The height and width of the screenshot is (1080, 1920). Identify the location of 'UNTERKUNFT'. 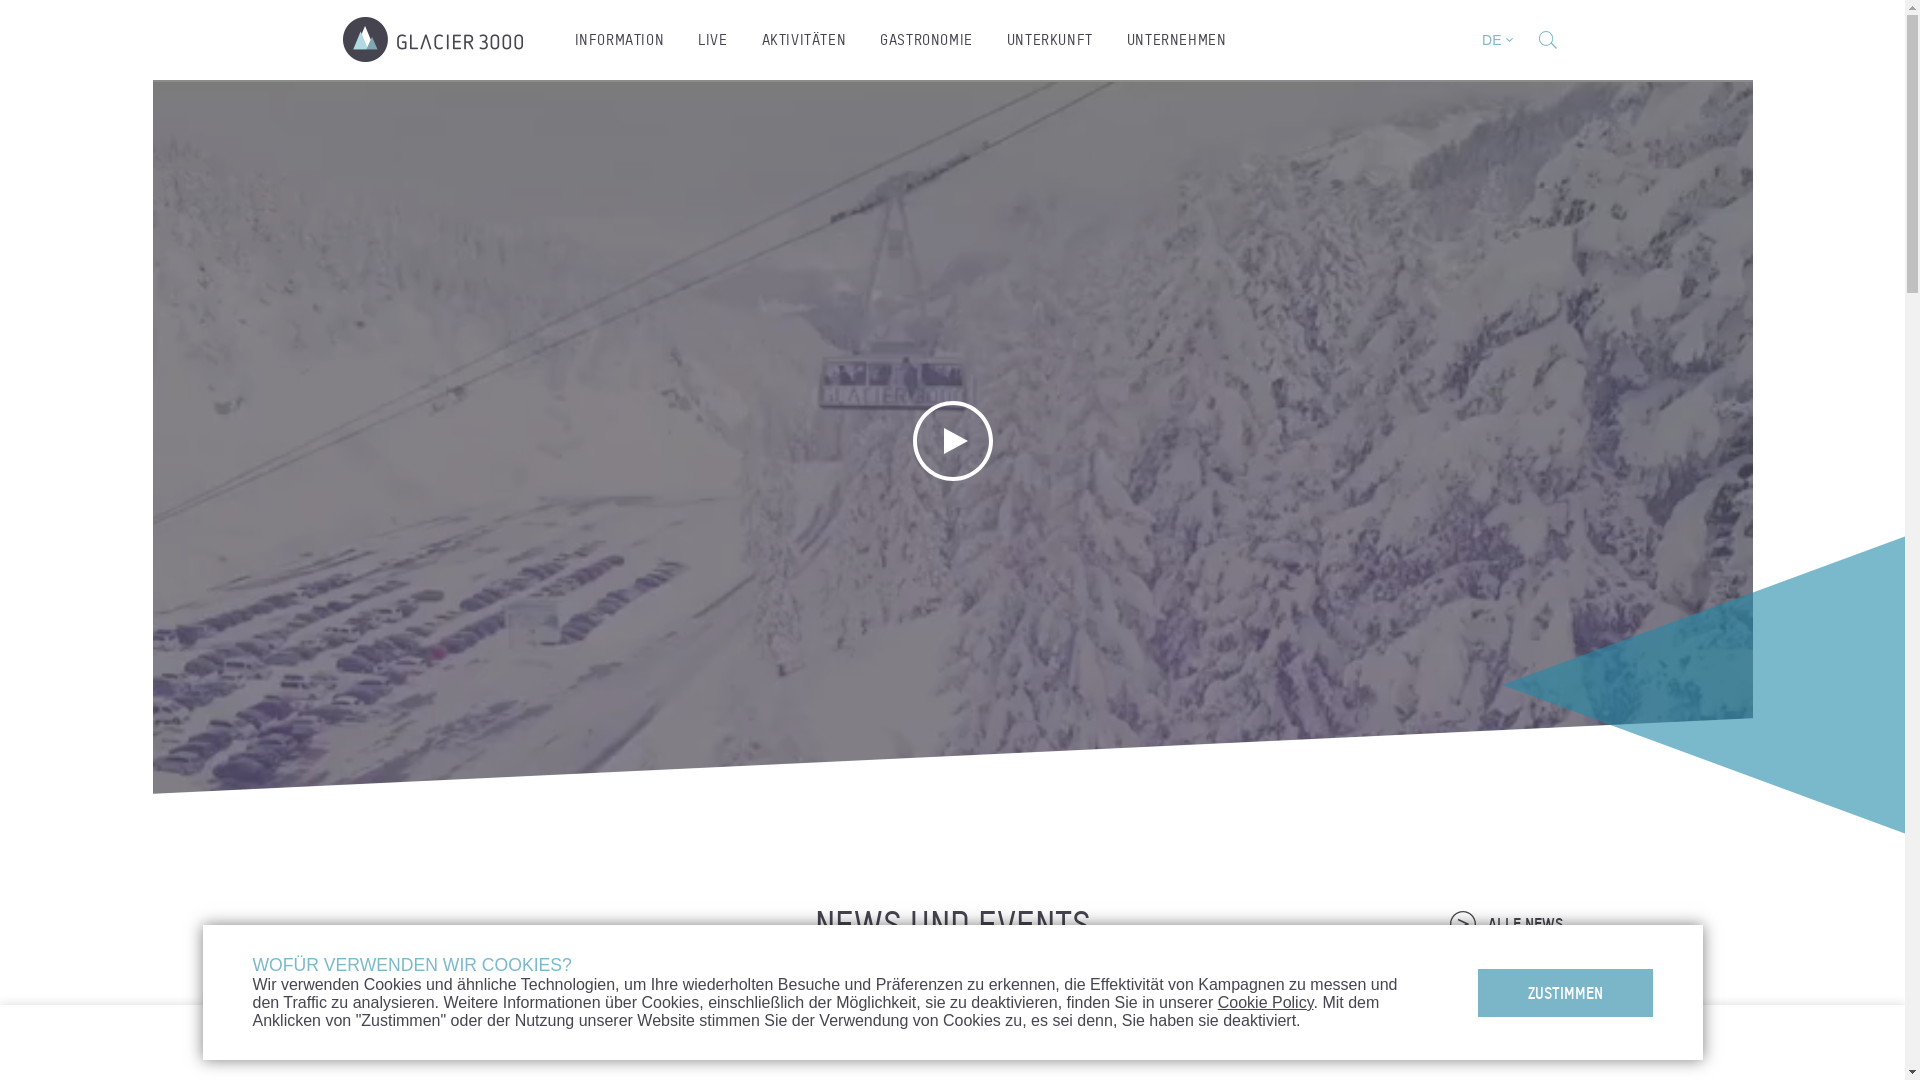
(1049, 39).